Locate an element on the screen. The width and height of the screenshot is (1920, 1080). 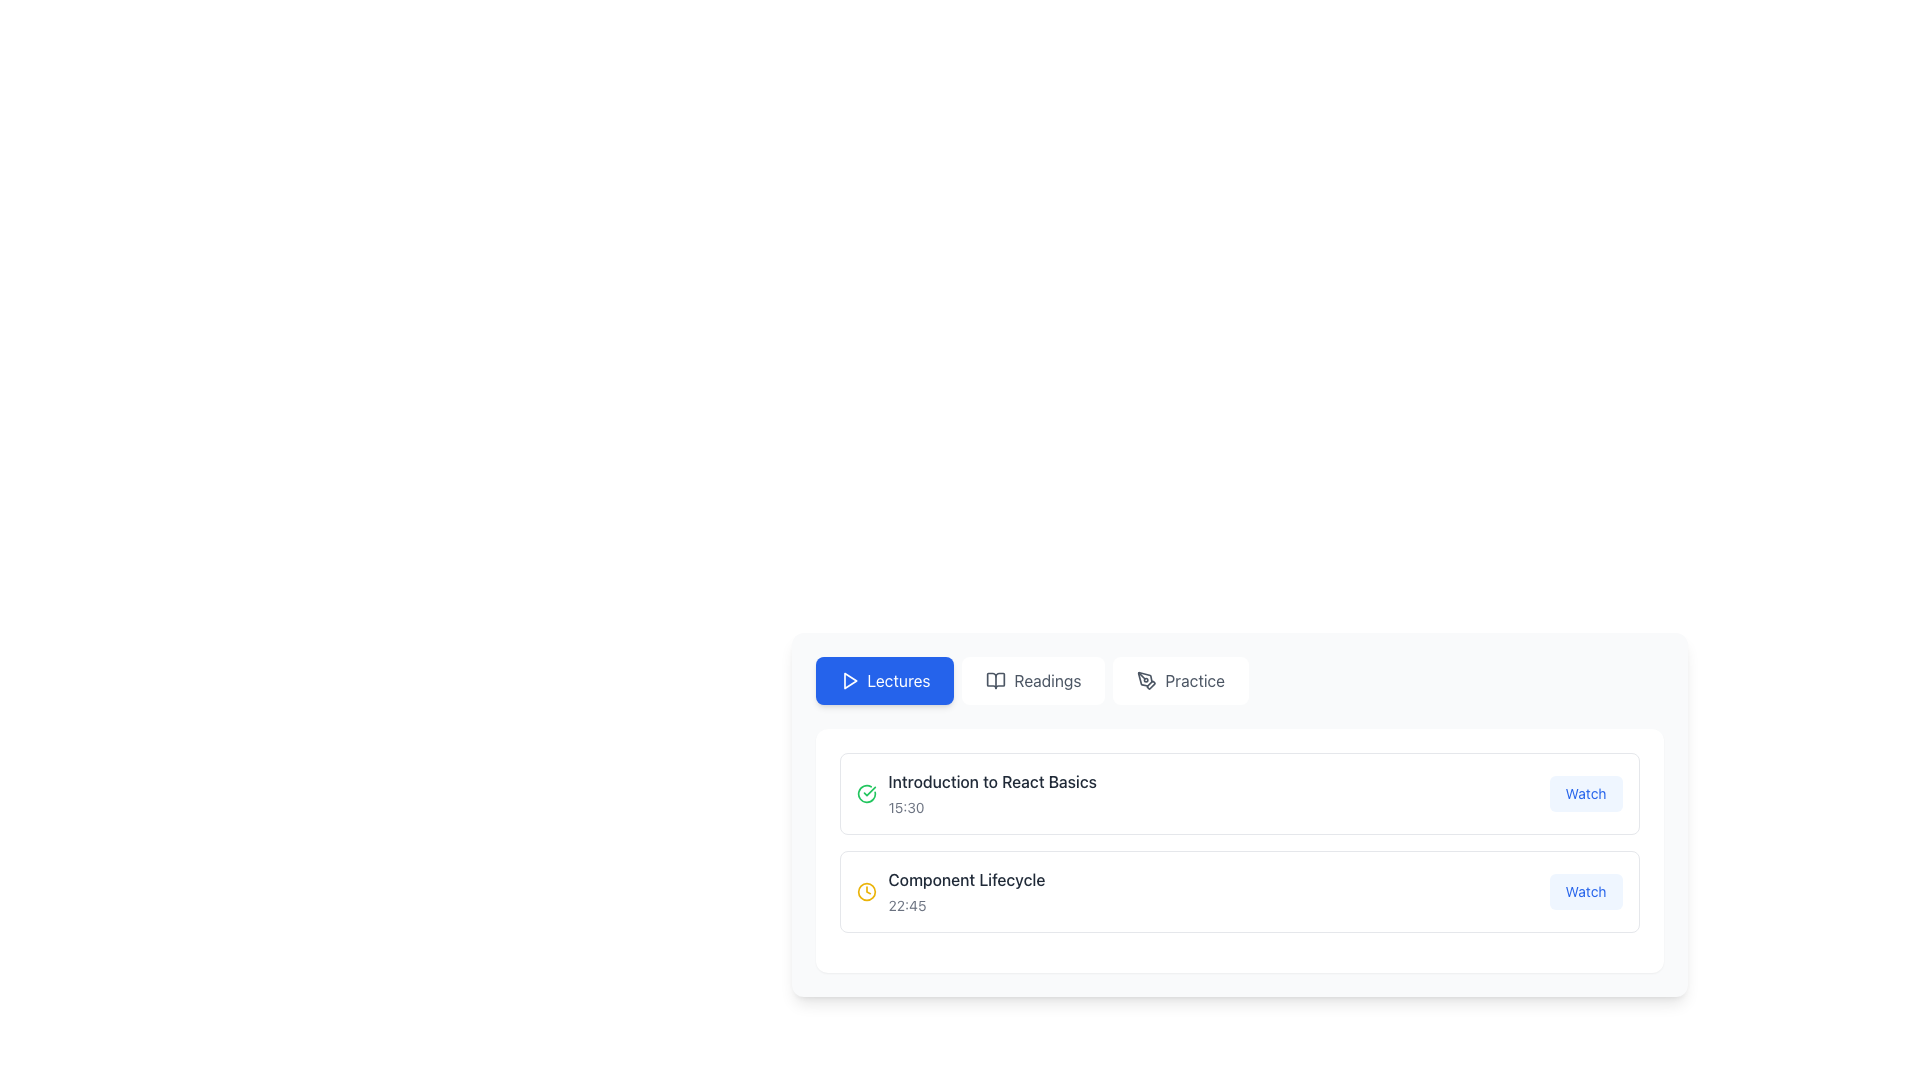
the 'Component Lifecycle' item in the list by left clicking on it is located at coordinates (949, 890).